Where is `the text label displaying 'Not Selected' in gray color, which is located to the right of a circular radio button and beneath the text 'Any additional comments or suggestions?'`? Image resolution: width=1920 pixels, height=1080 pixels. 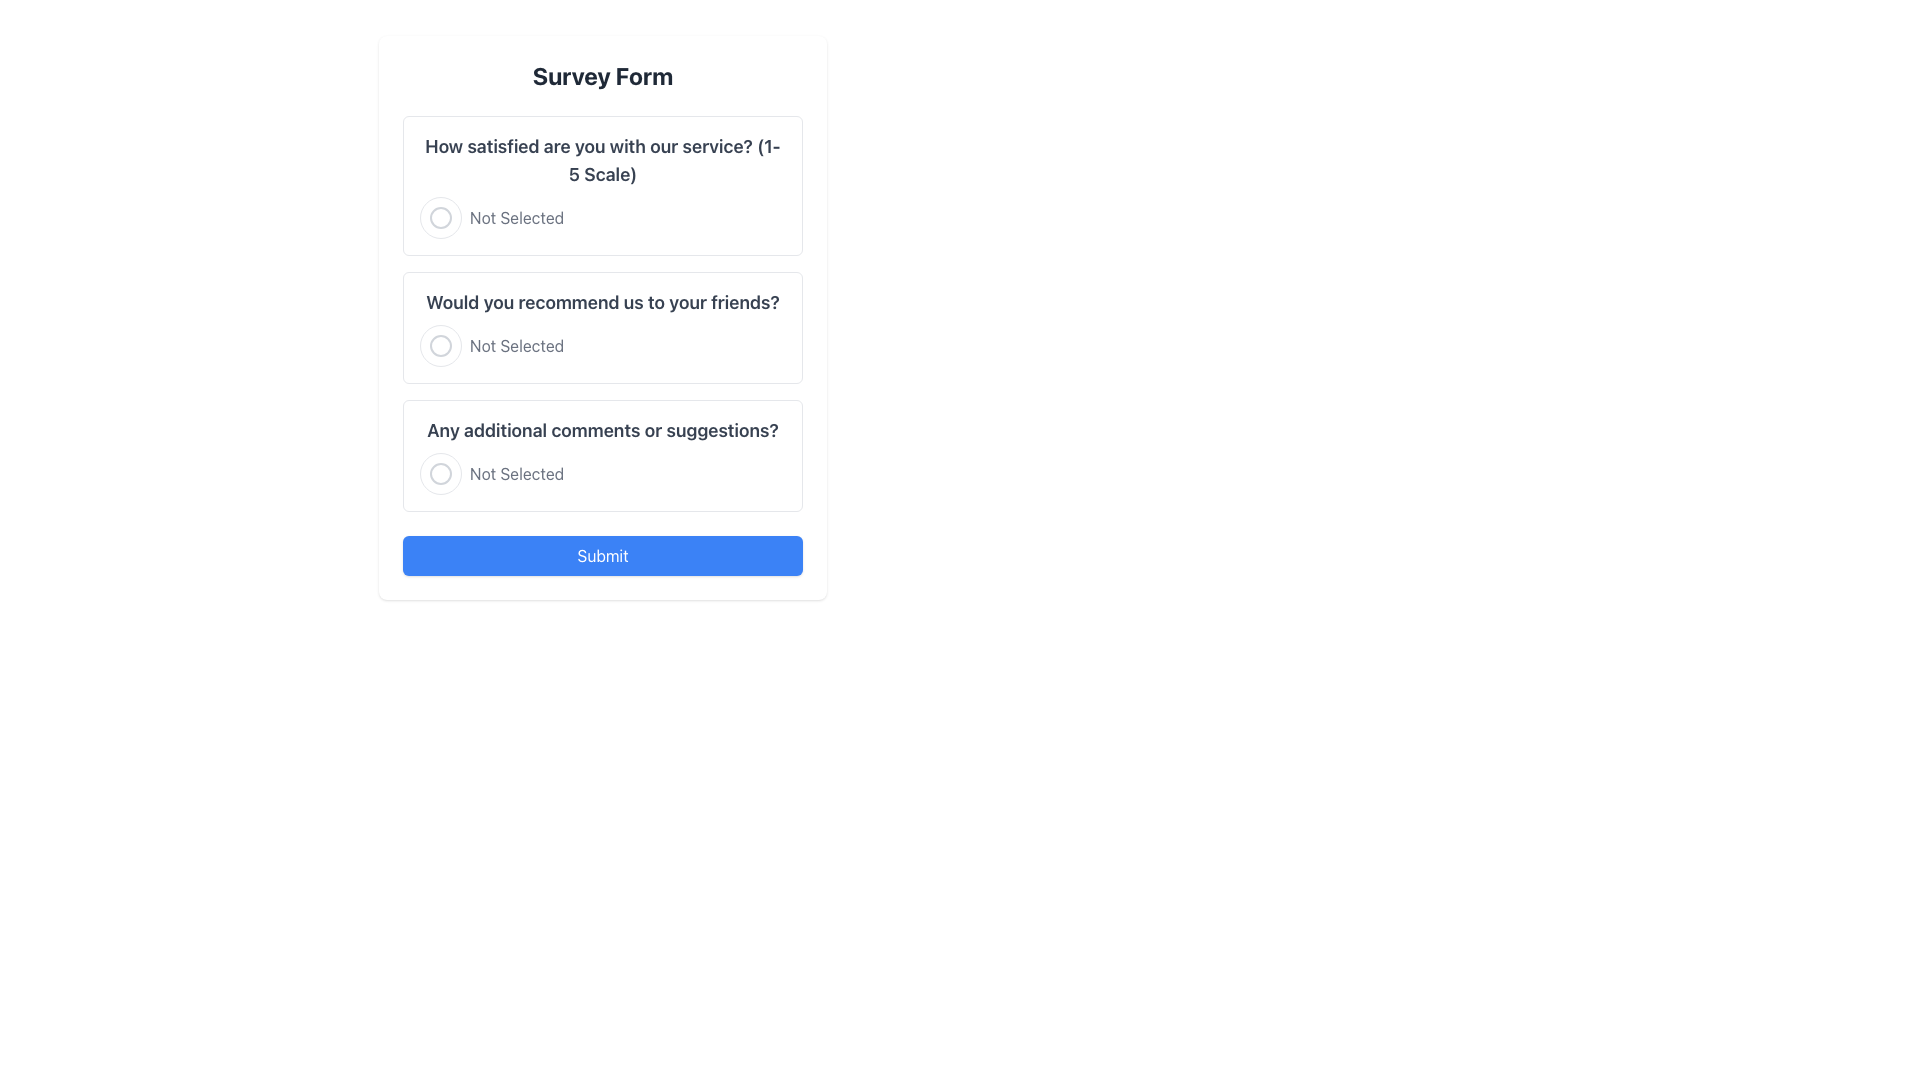
the text label displaying 'Not Selected' in gray color, which is located to the right of a circular radio button and beneath the text 'Any additional comments or suggestions?' is located at coordinates (517, 474).